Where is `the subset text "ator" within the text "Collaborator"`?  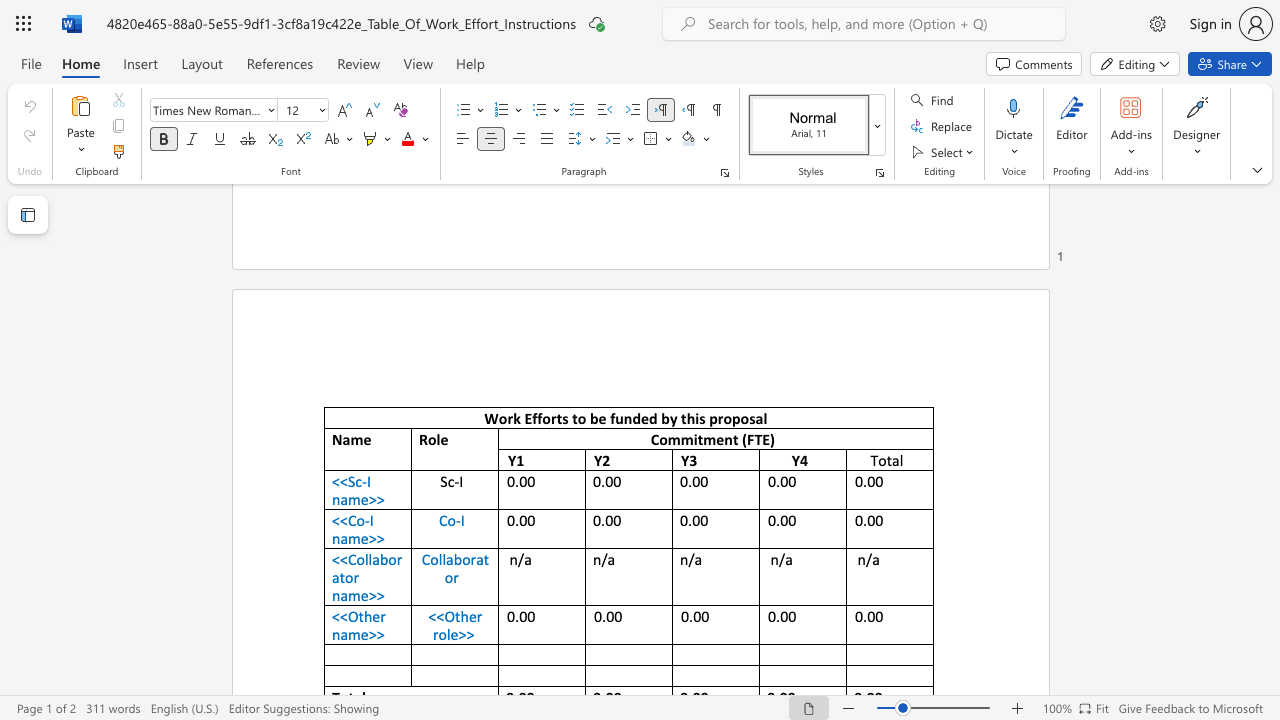
the subset text "ator" within the text "Collaborator" is located at coordinates (475, 559).